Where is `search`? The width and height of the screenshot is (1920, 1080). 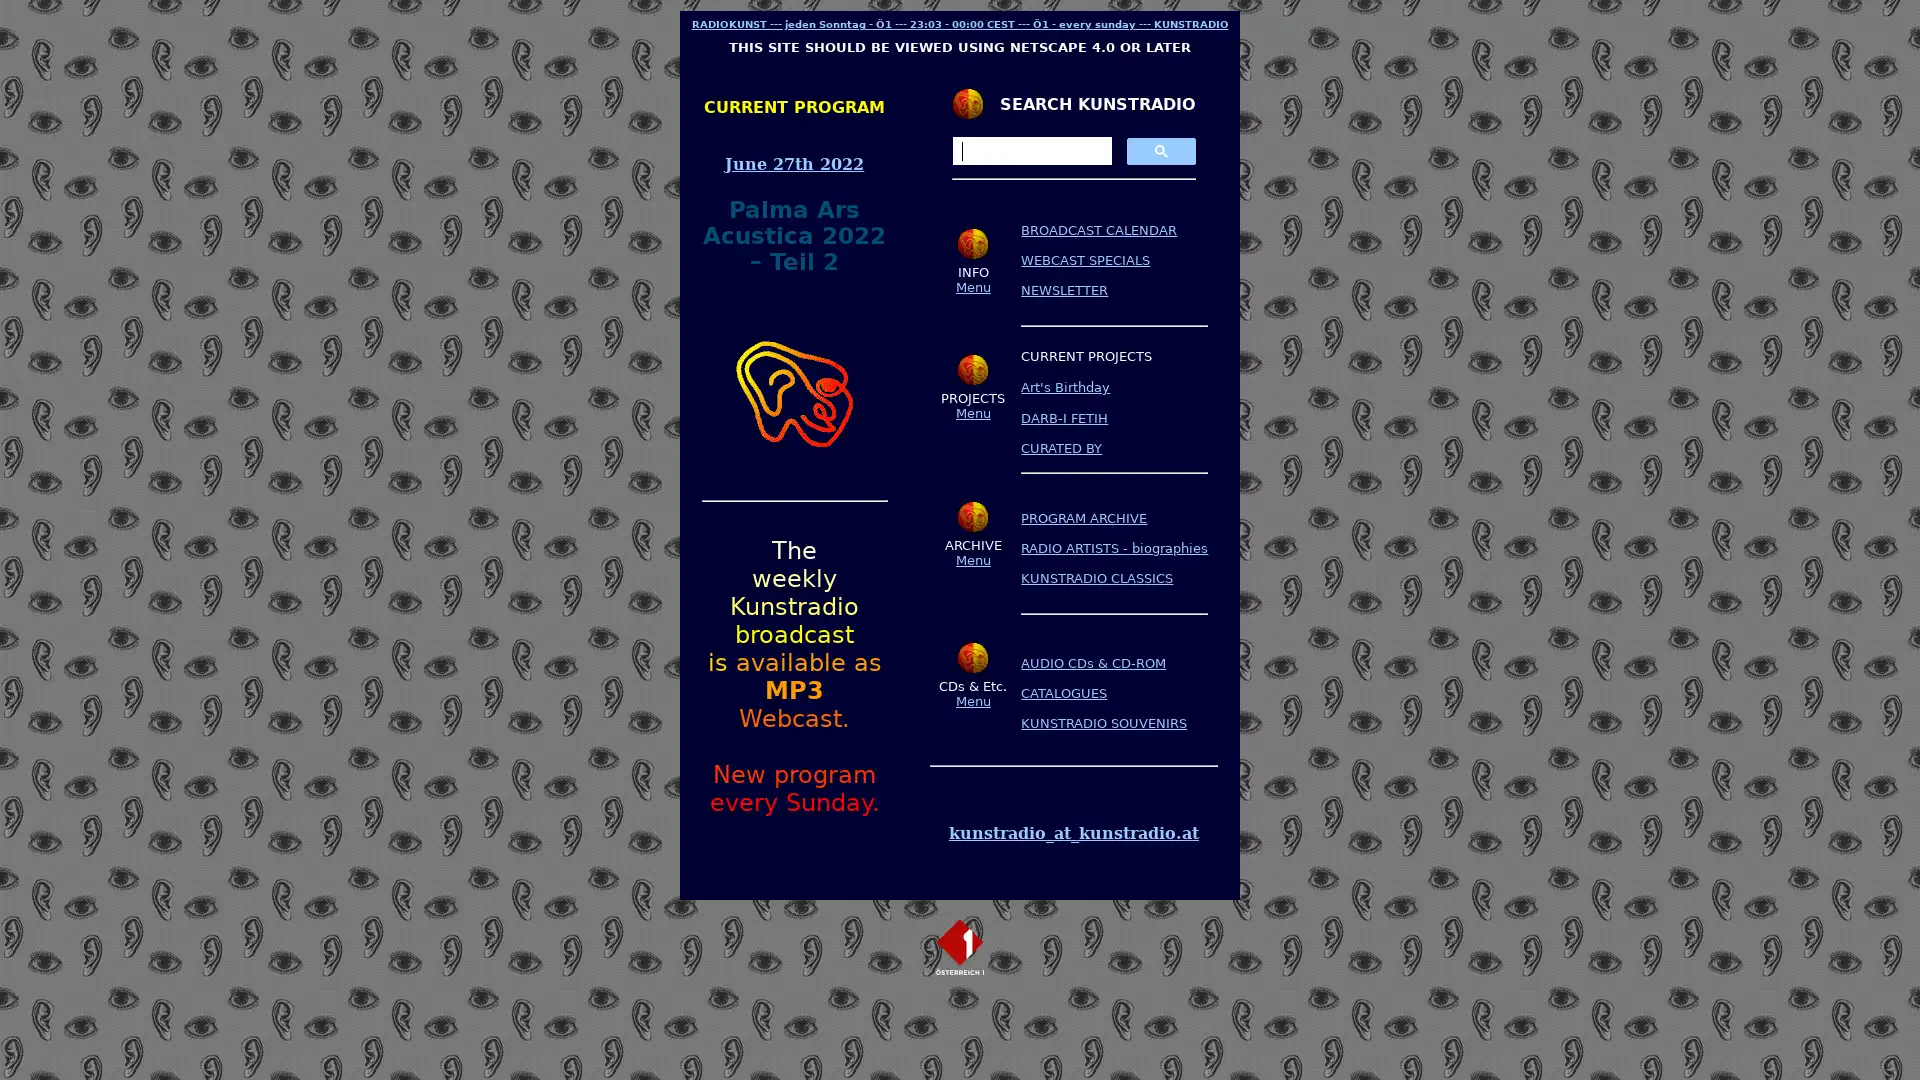 search is located at coordinates (1160, 149).